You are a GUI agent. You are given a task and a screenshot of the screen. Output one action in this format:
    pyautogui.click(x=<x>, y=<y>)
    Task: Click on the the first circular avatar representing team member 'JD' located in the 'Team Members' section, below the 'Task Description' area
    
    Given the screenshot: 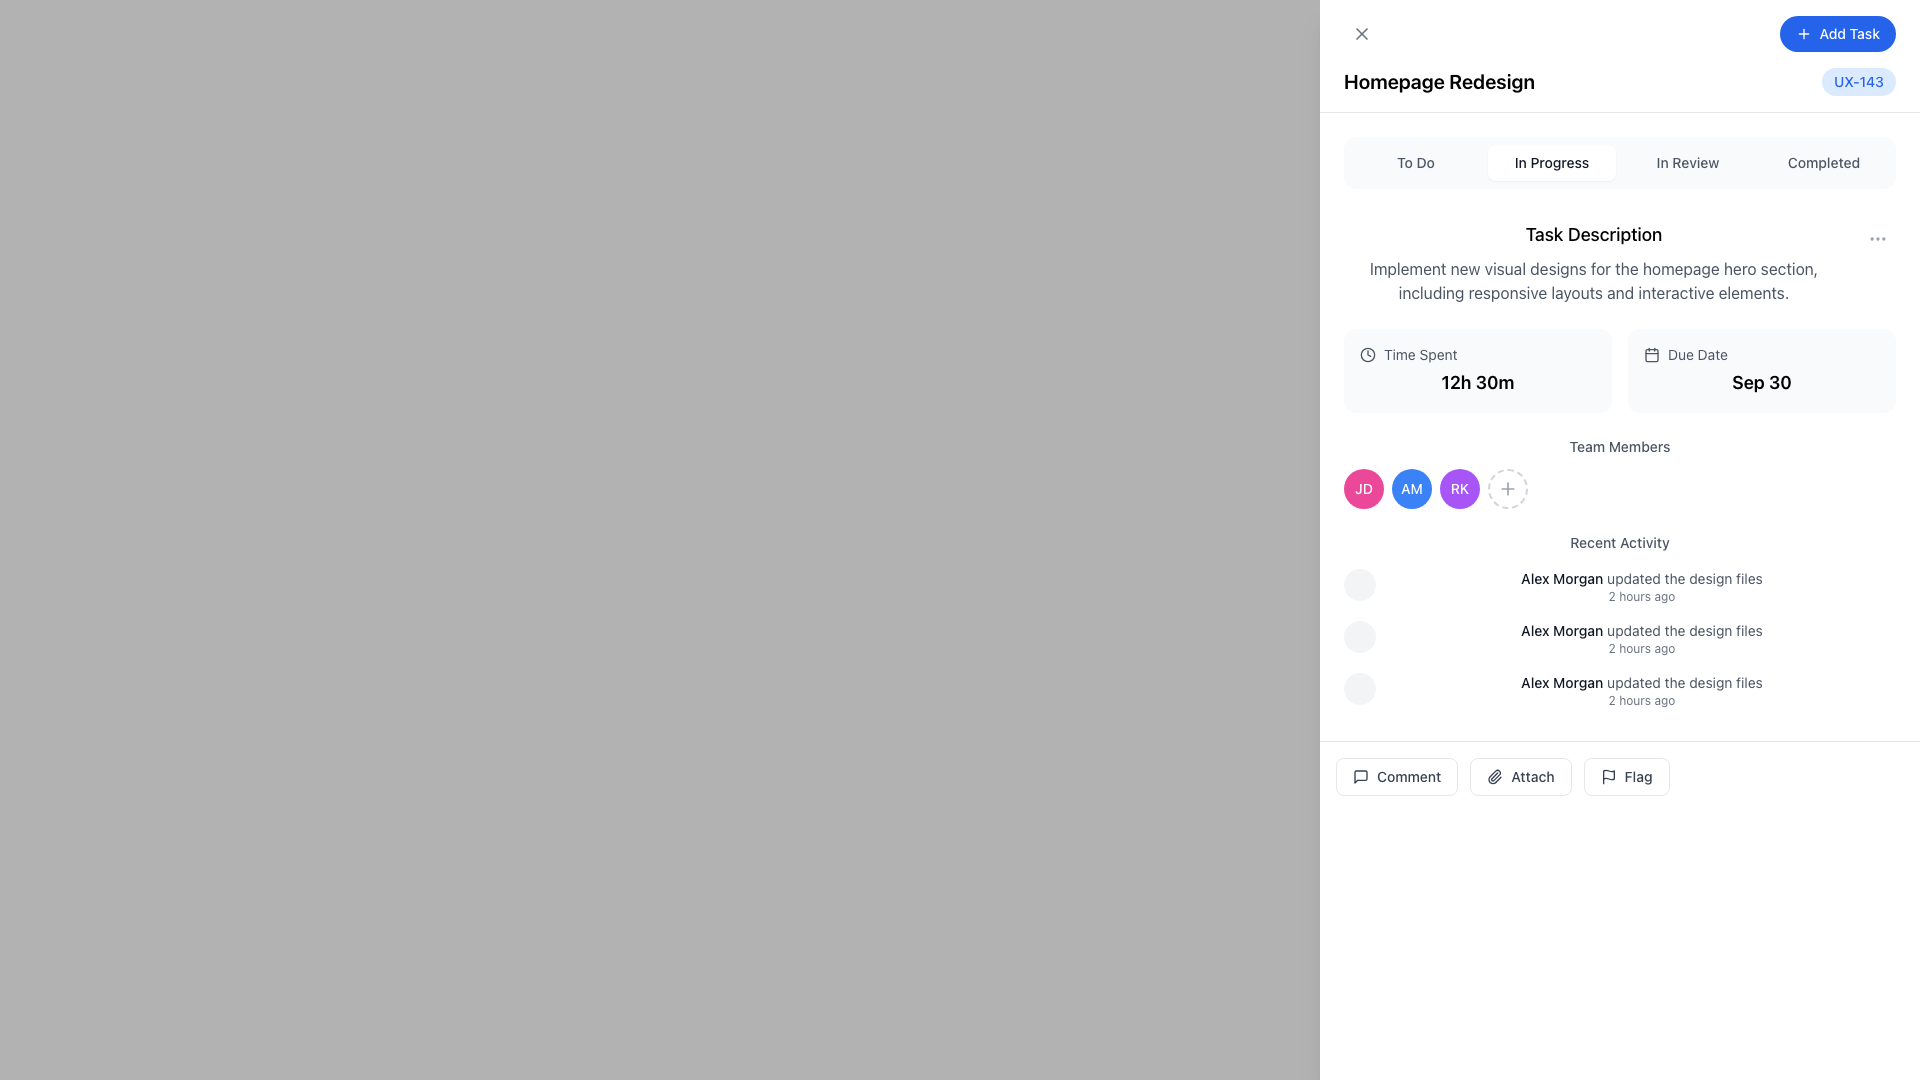 What is the action you would take?
    pyautogui.click(x=1362, y=489)
    